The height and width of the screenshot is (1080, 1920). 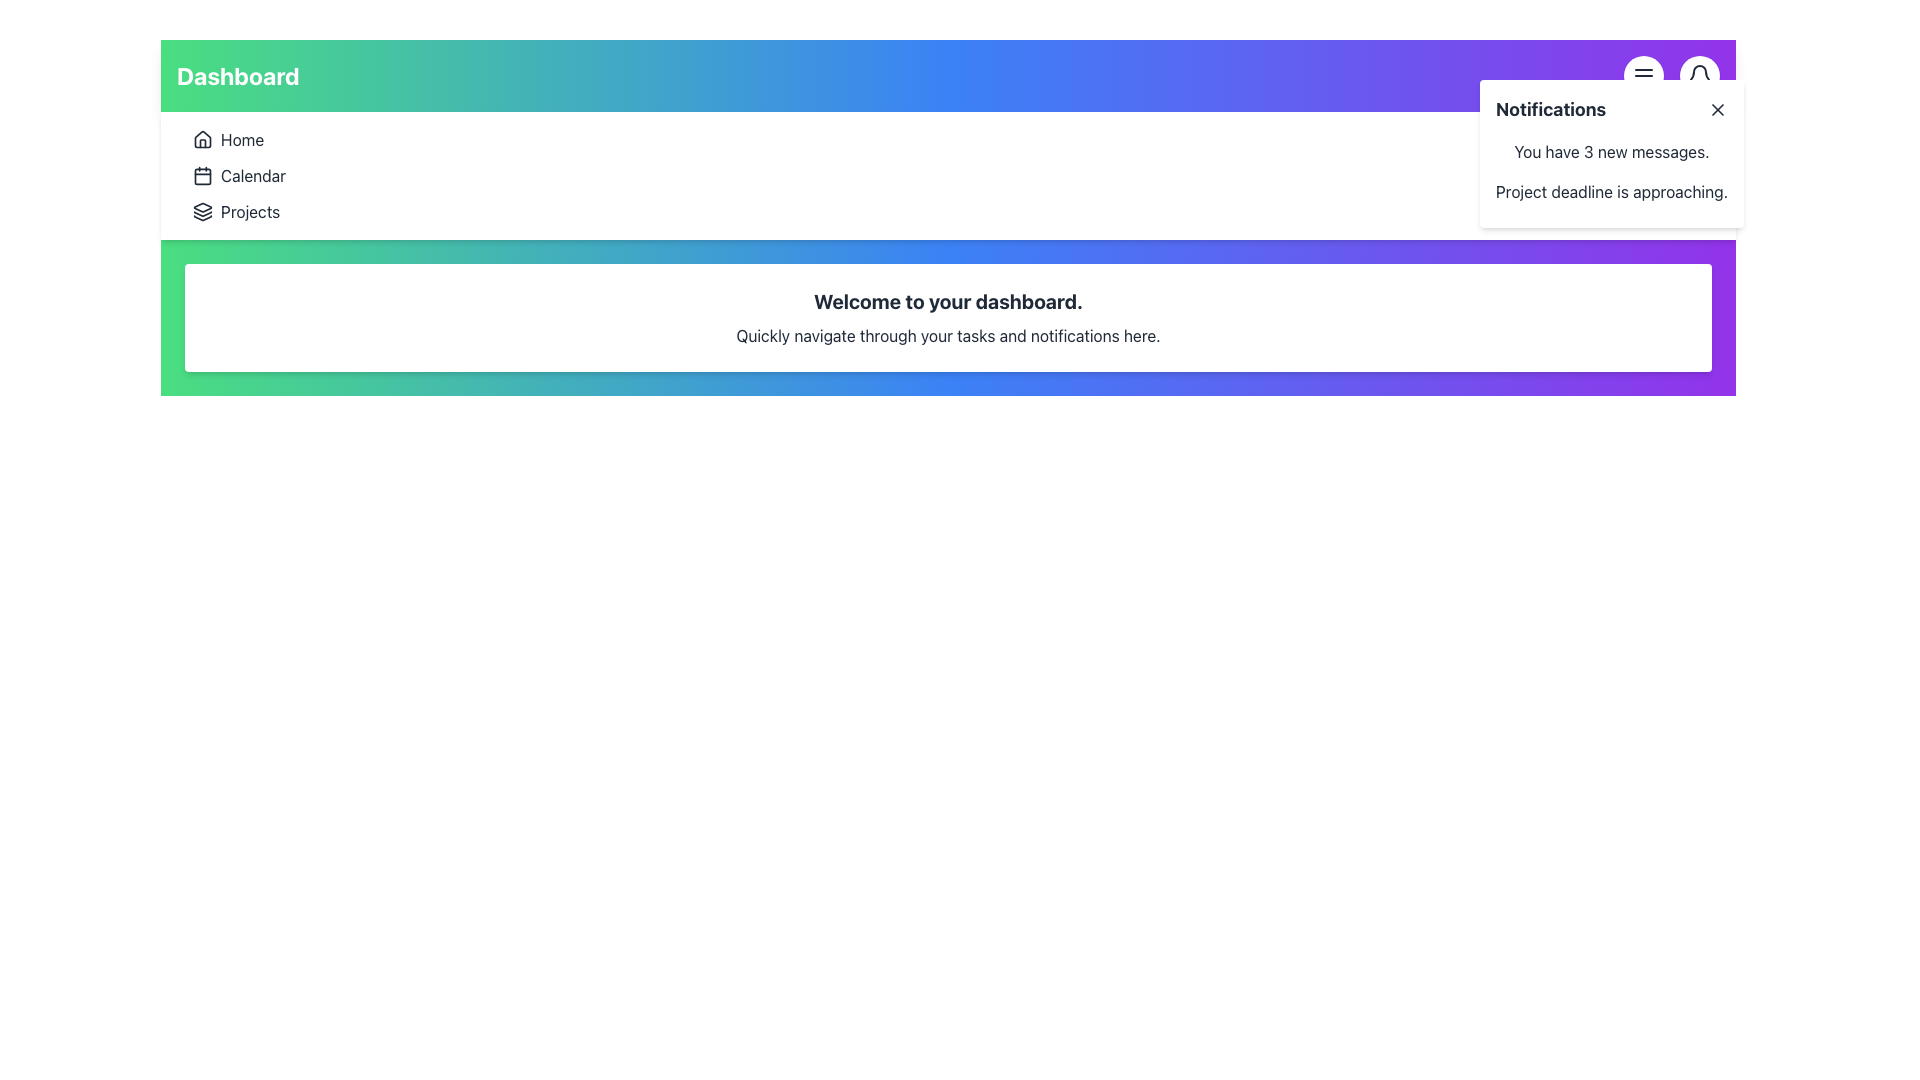 What do you see at coordinates (1717, 110) in the screenshot?
I see `the 'X' button in the top-right corner of the notification panel` at bounding box center [1717, 110].